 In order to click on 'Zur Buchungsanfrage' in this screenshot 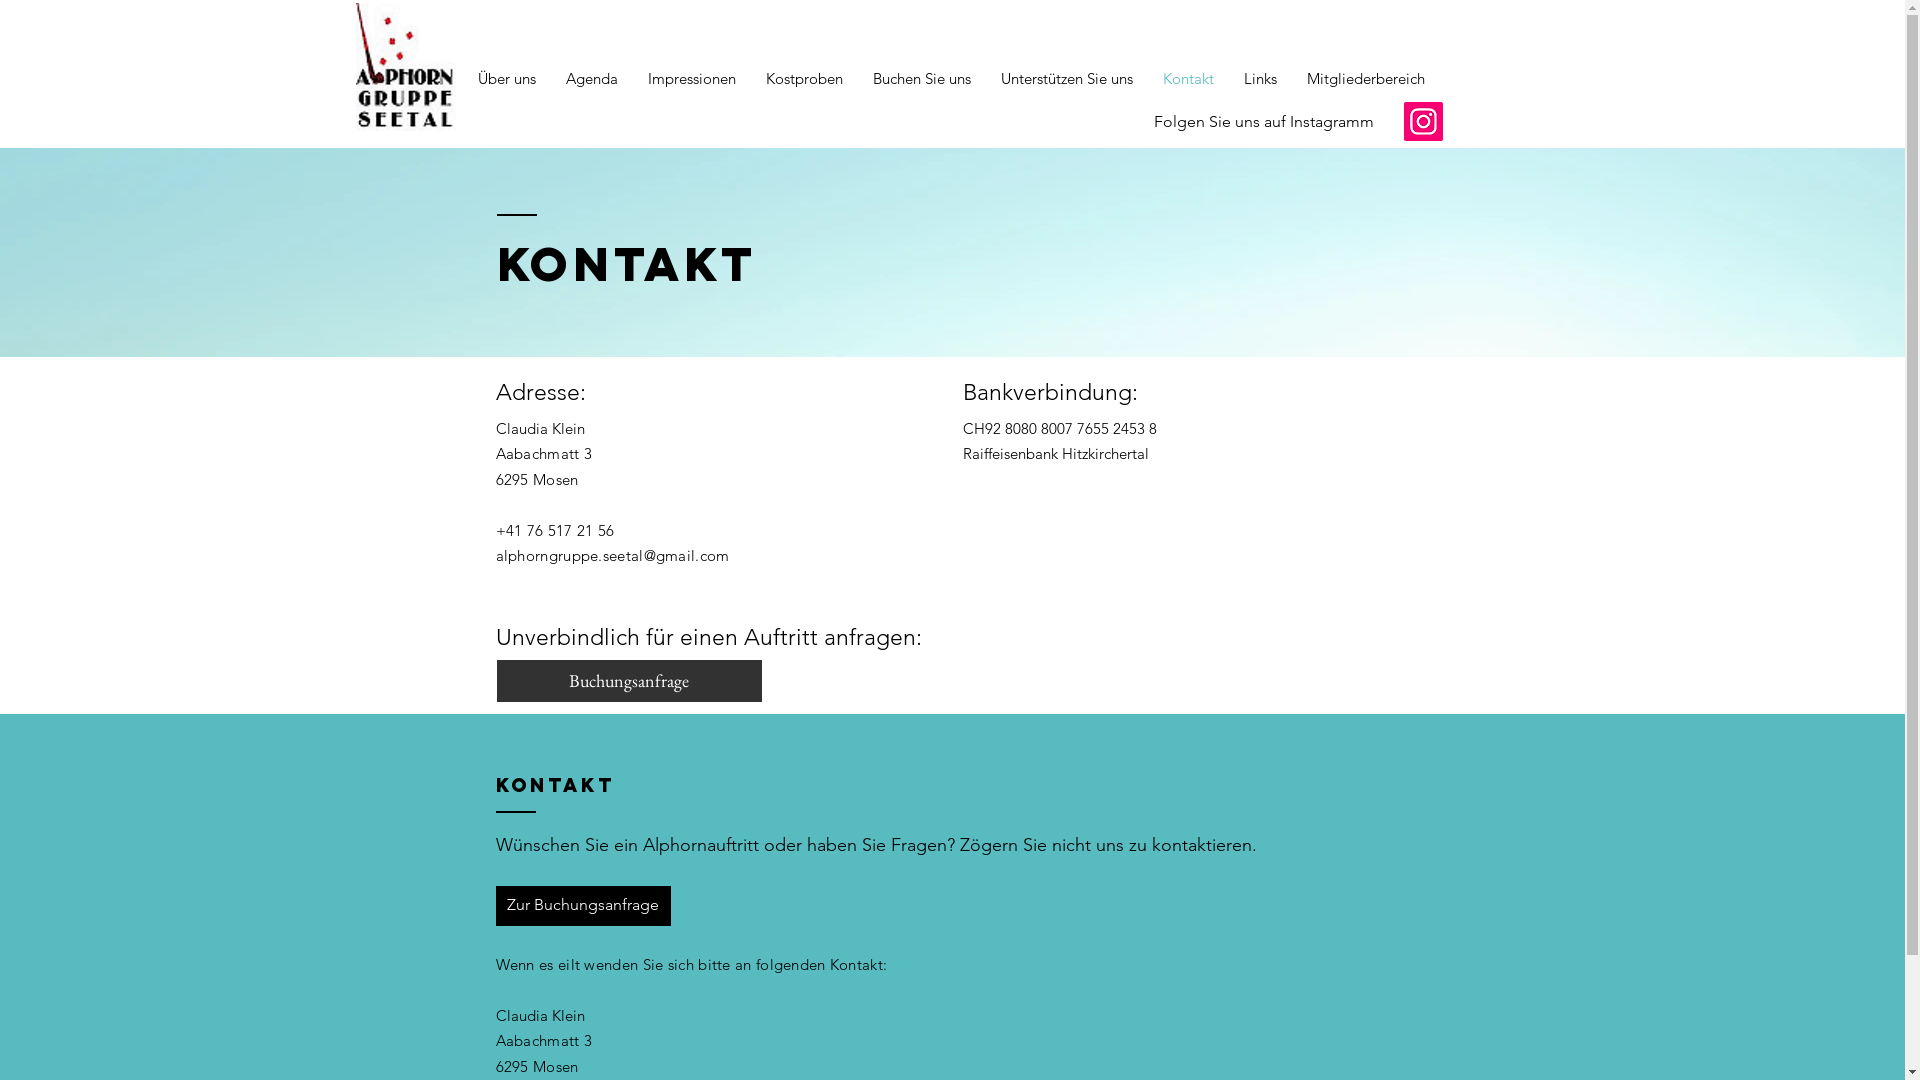, I will do `click(582, 906)`.